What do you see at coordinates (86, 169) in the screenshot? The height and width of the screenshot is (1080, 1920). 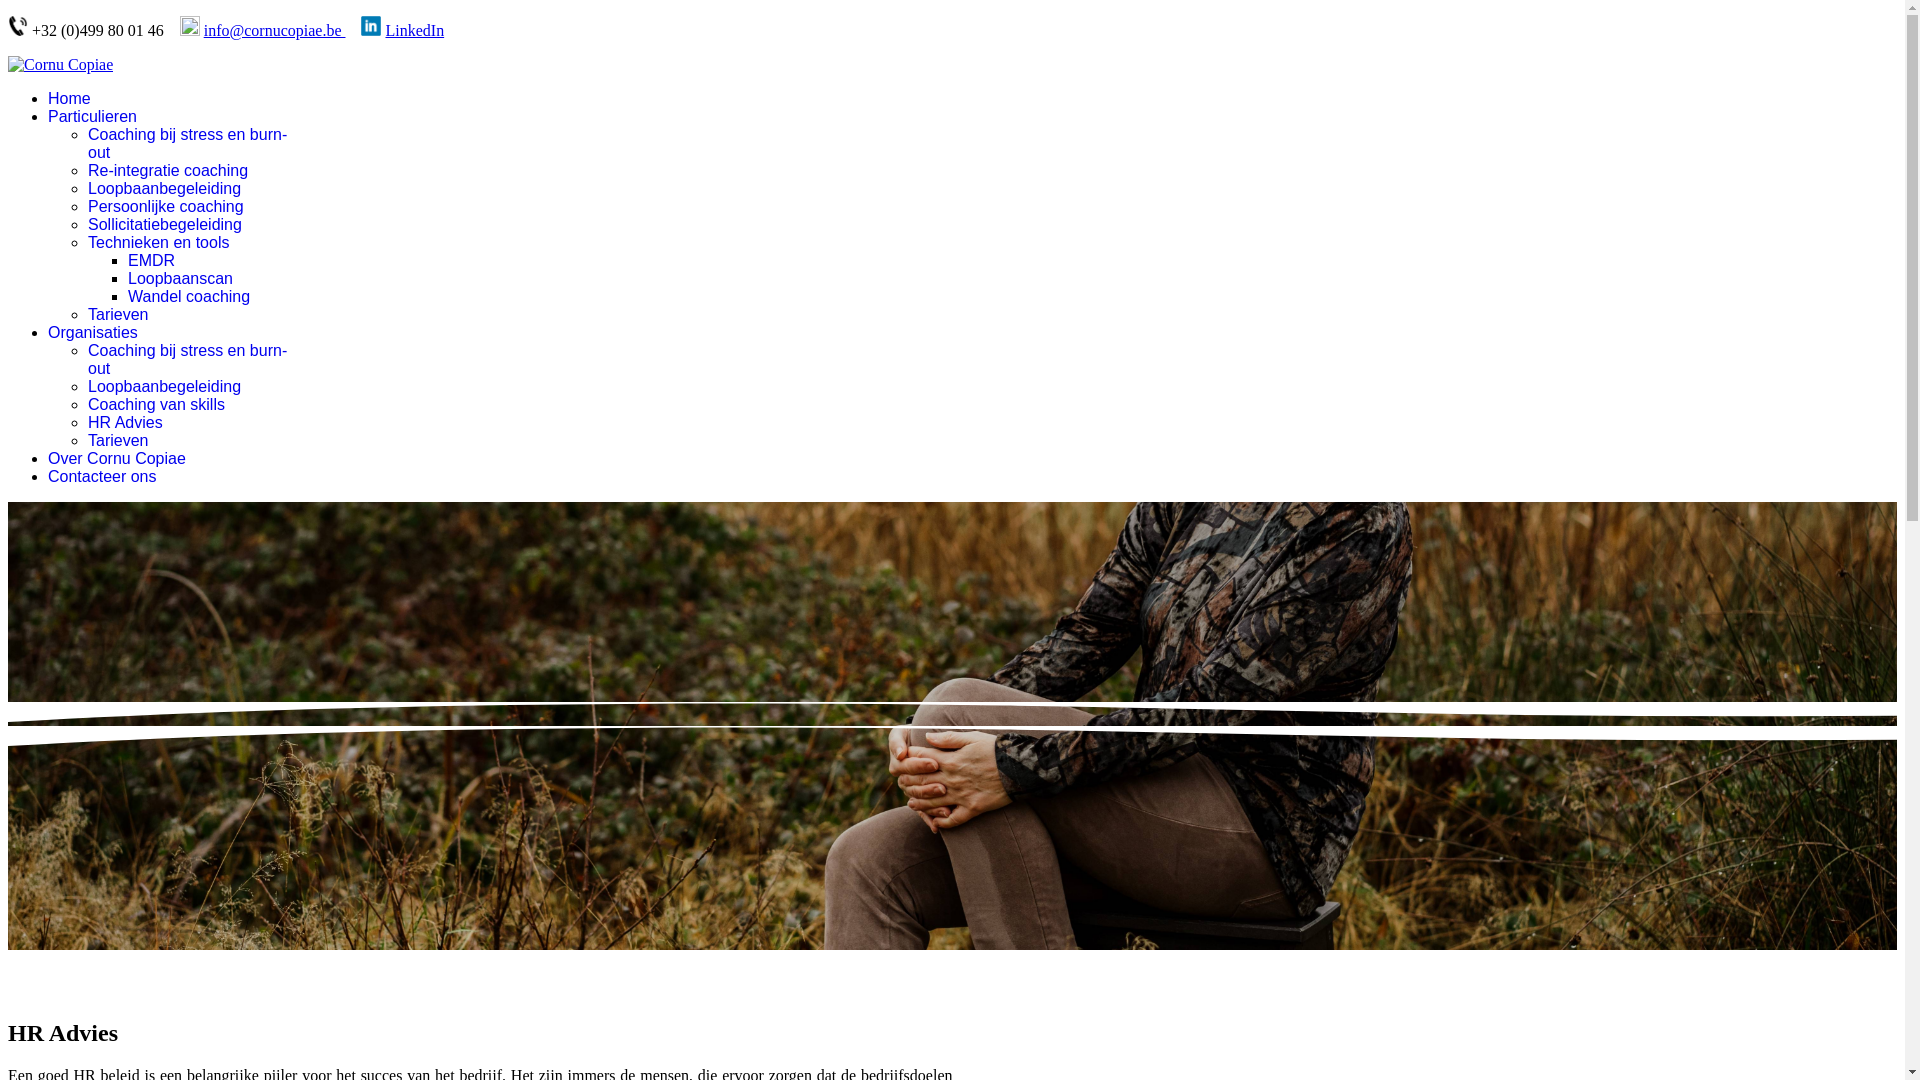 I see `'Re-integratie coaching'` at bounding box center [86, 169].